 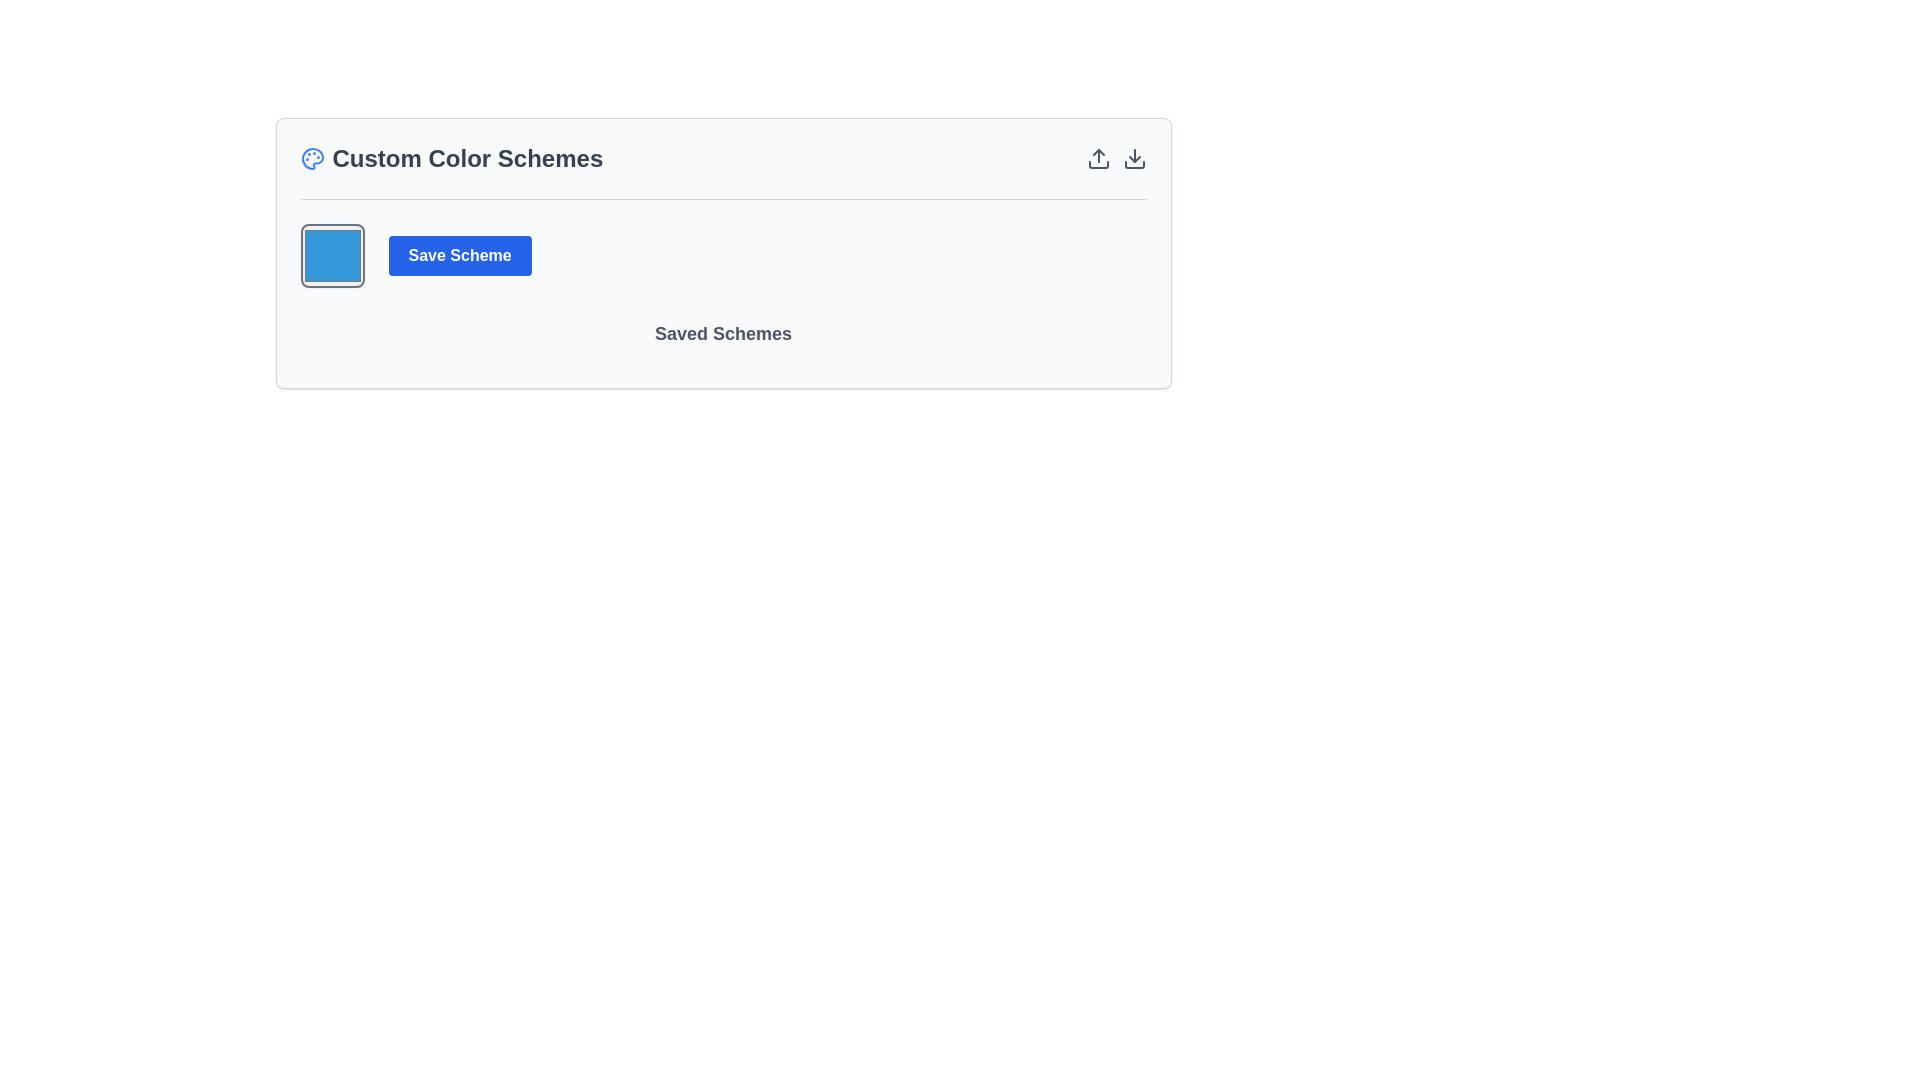 What do you see at coordinates (311, 157) in the screenshot?
I see `the palette icon in the 'Custom Color Schemes' section, which serves as a visual representation for color or design` at bounding box center [311, 157].